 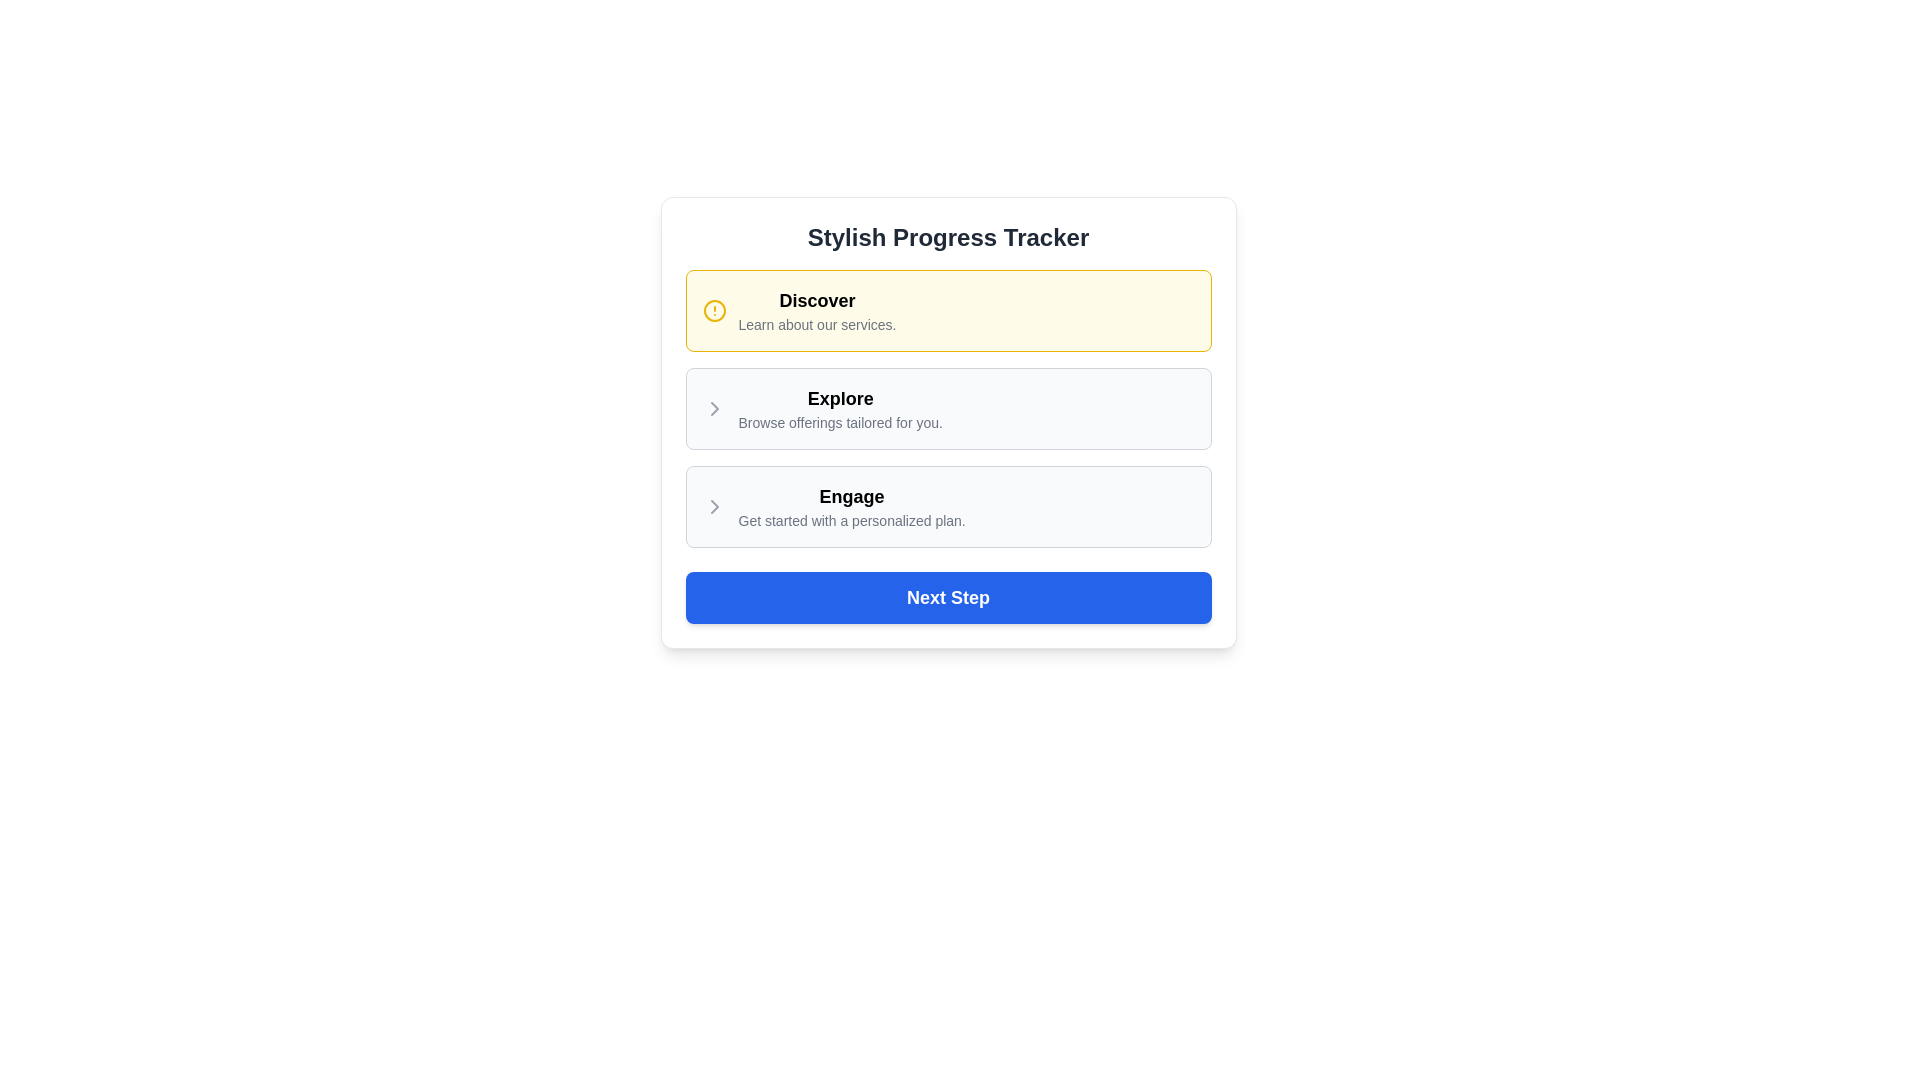 I want to click on text content that serves as a header and description for the 'Discover' option, located in the highlighted box at the top section of the interface, so click(x=817, y=311).